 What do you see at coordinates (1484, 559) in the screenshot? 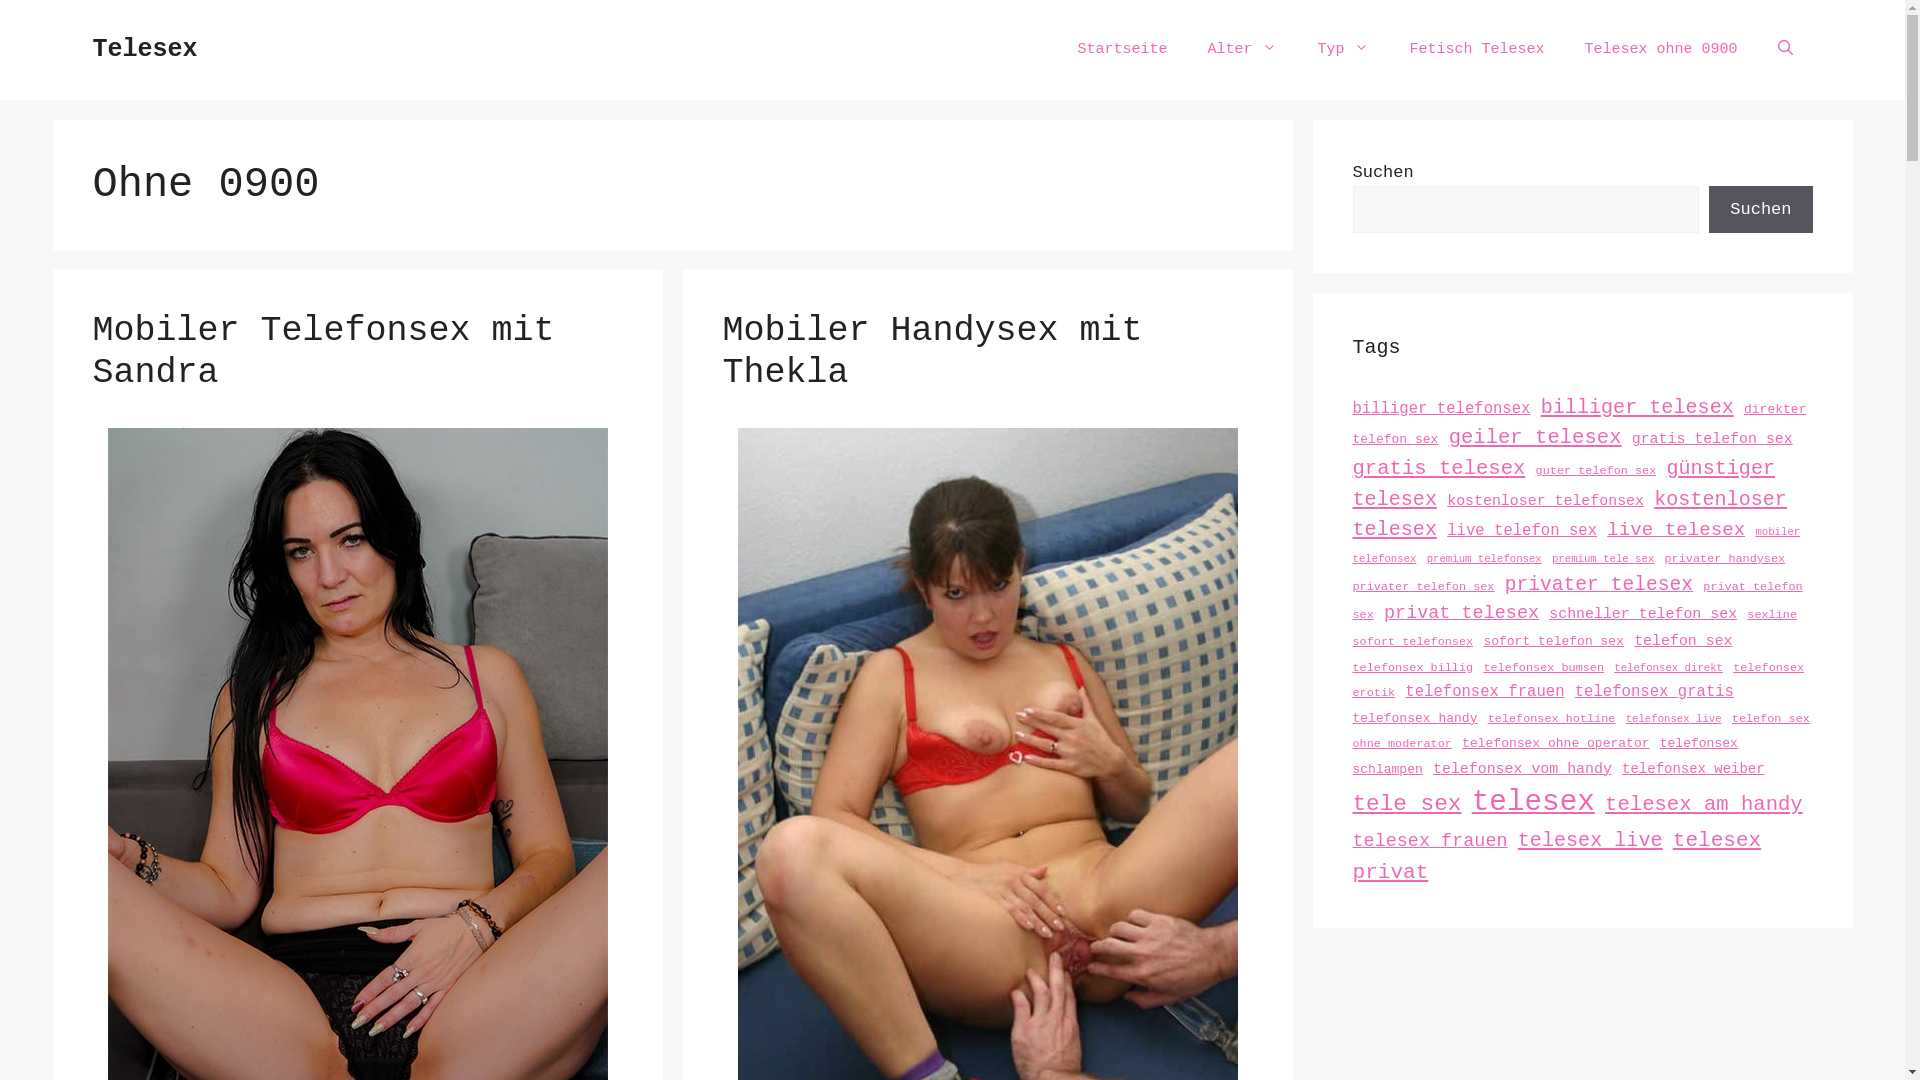
I see `'premium telefonsex'` at bounding box center [1484, 559].